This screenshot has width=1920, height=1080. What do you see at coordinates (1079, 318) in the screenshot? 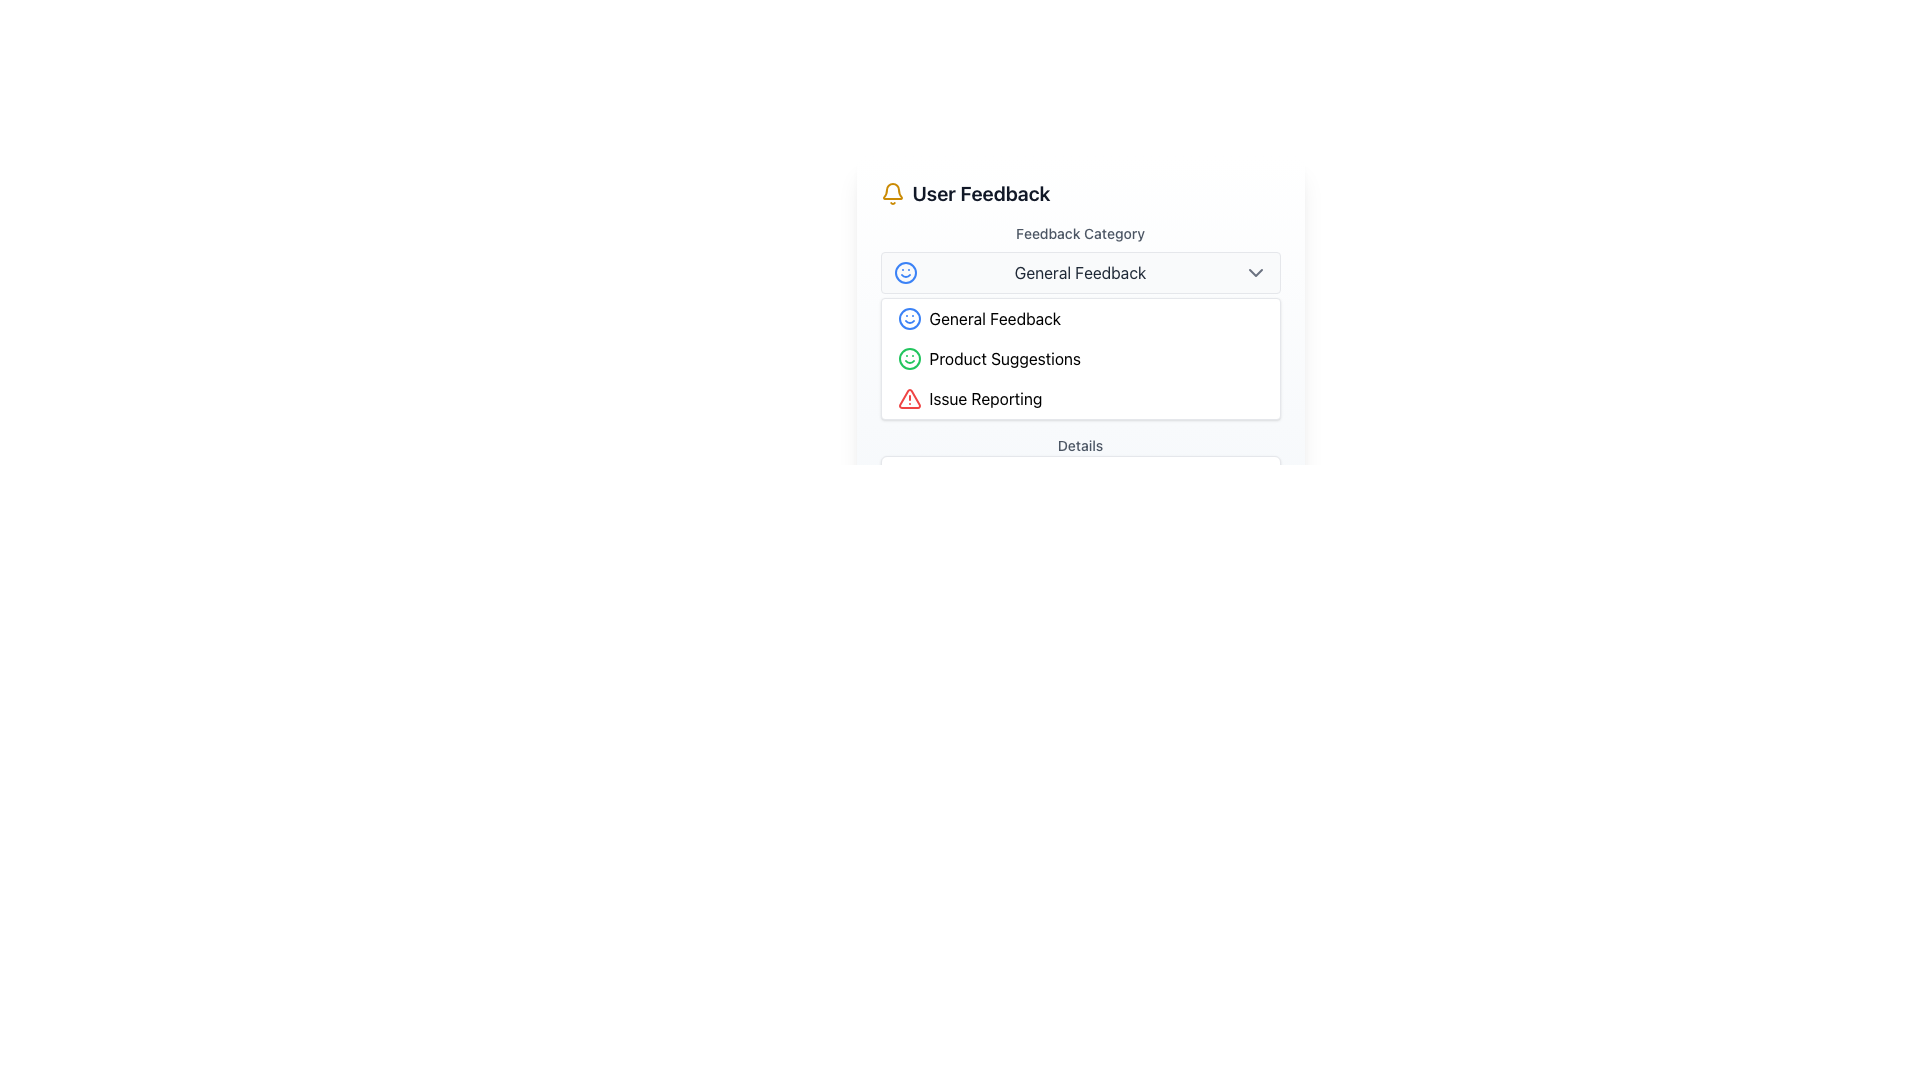
I see `the 'General Feedback' button` at bounding box center [1079, 318].